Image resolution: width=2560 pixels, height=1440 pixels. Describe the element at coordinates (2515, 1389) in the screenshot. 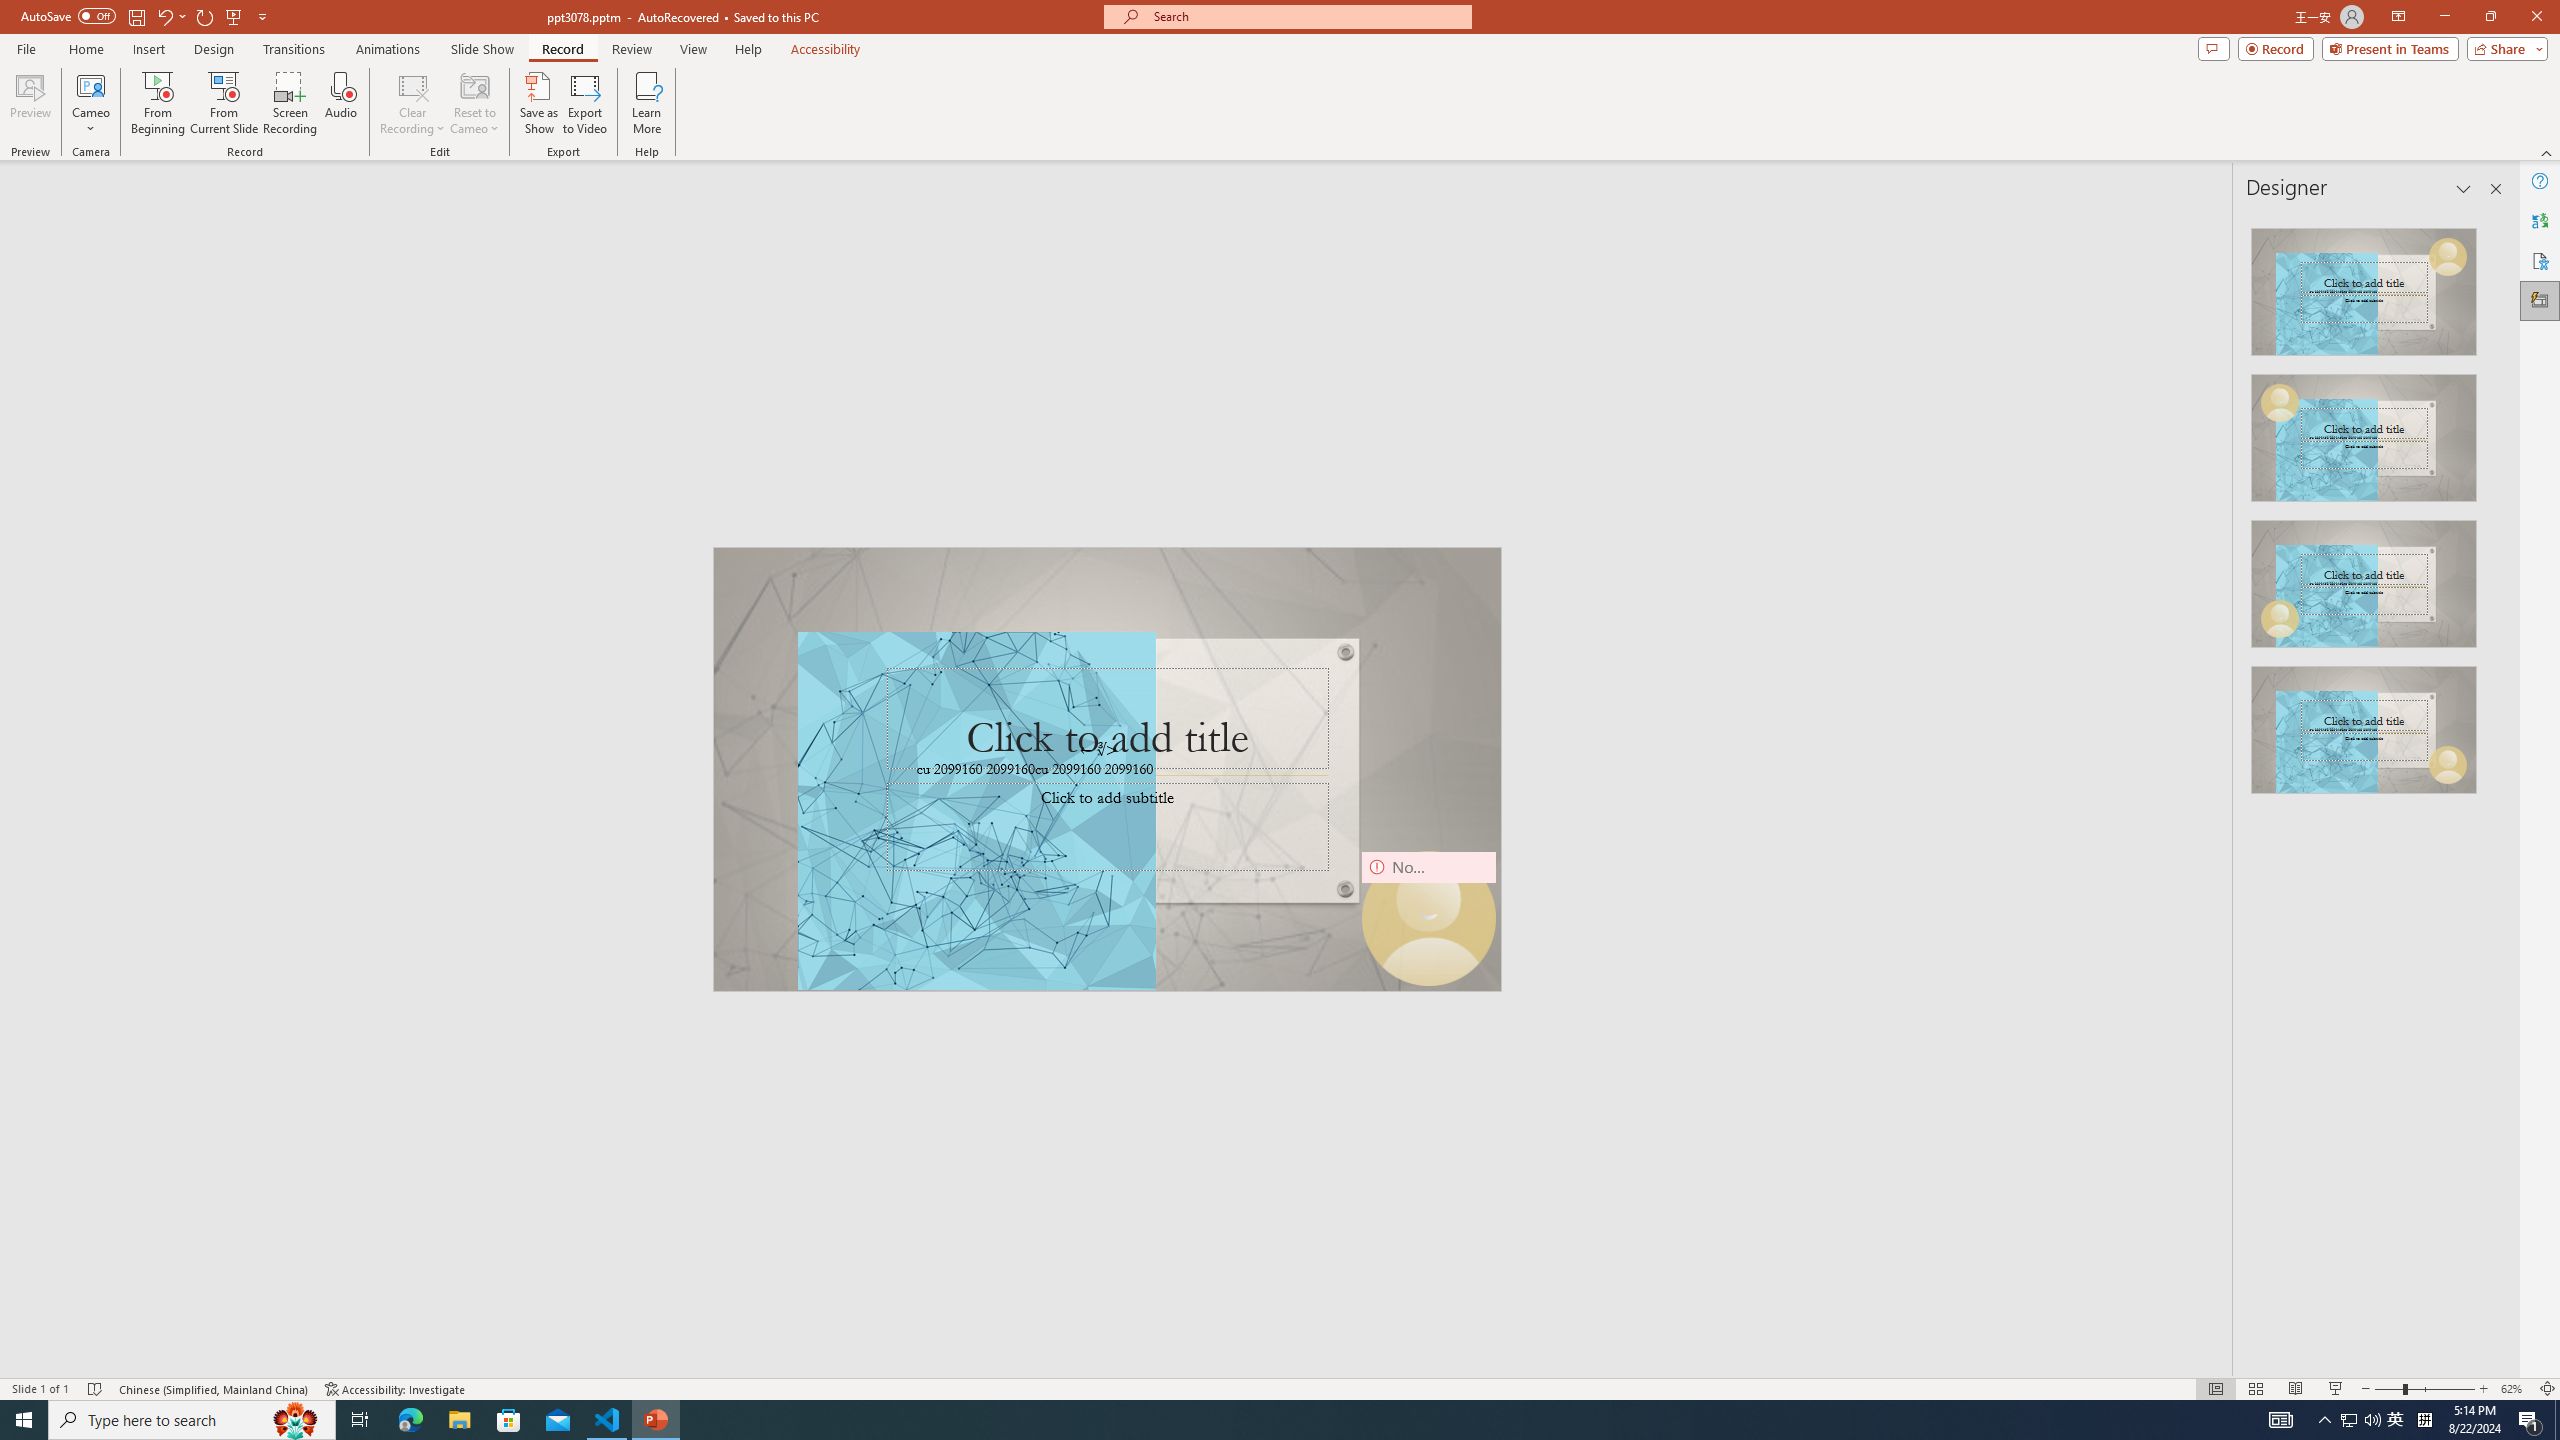

I see `'Zoom 62%'` at that location.